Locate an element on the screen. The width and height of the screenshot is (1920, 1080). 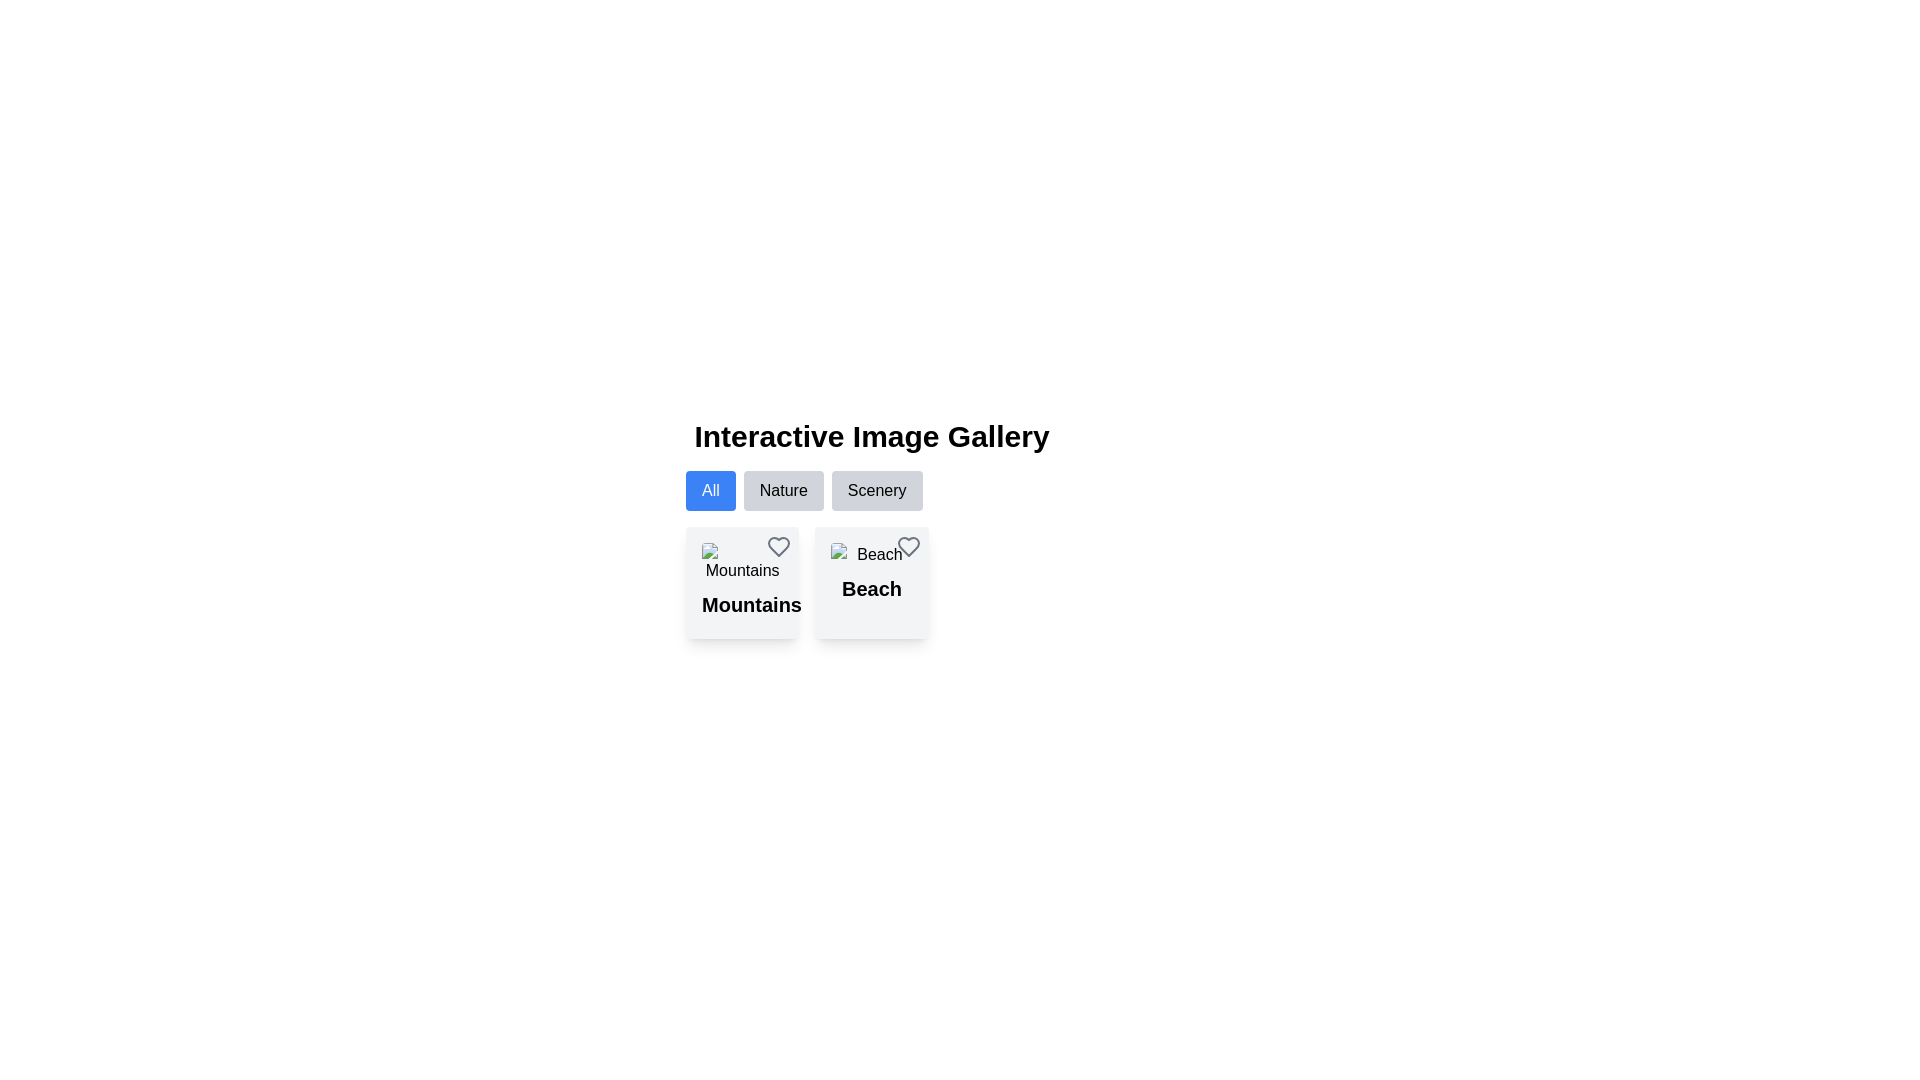
the heart-shaped icon button located is located at coordinates (907, 547).